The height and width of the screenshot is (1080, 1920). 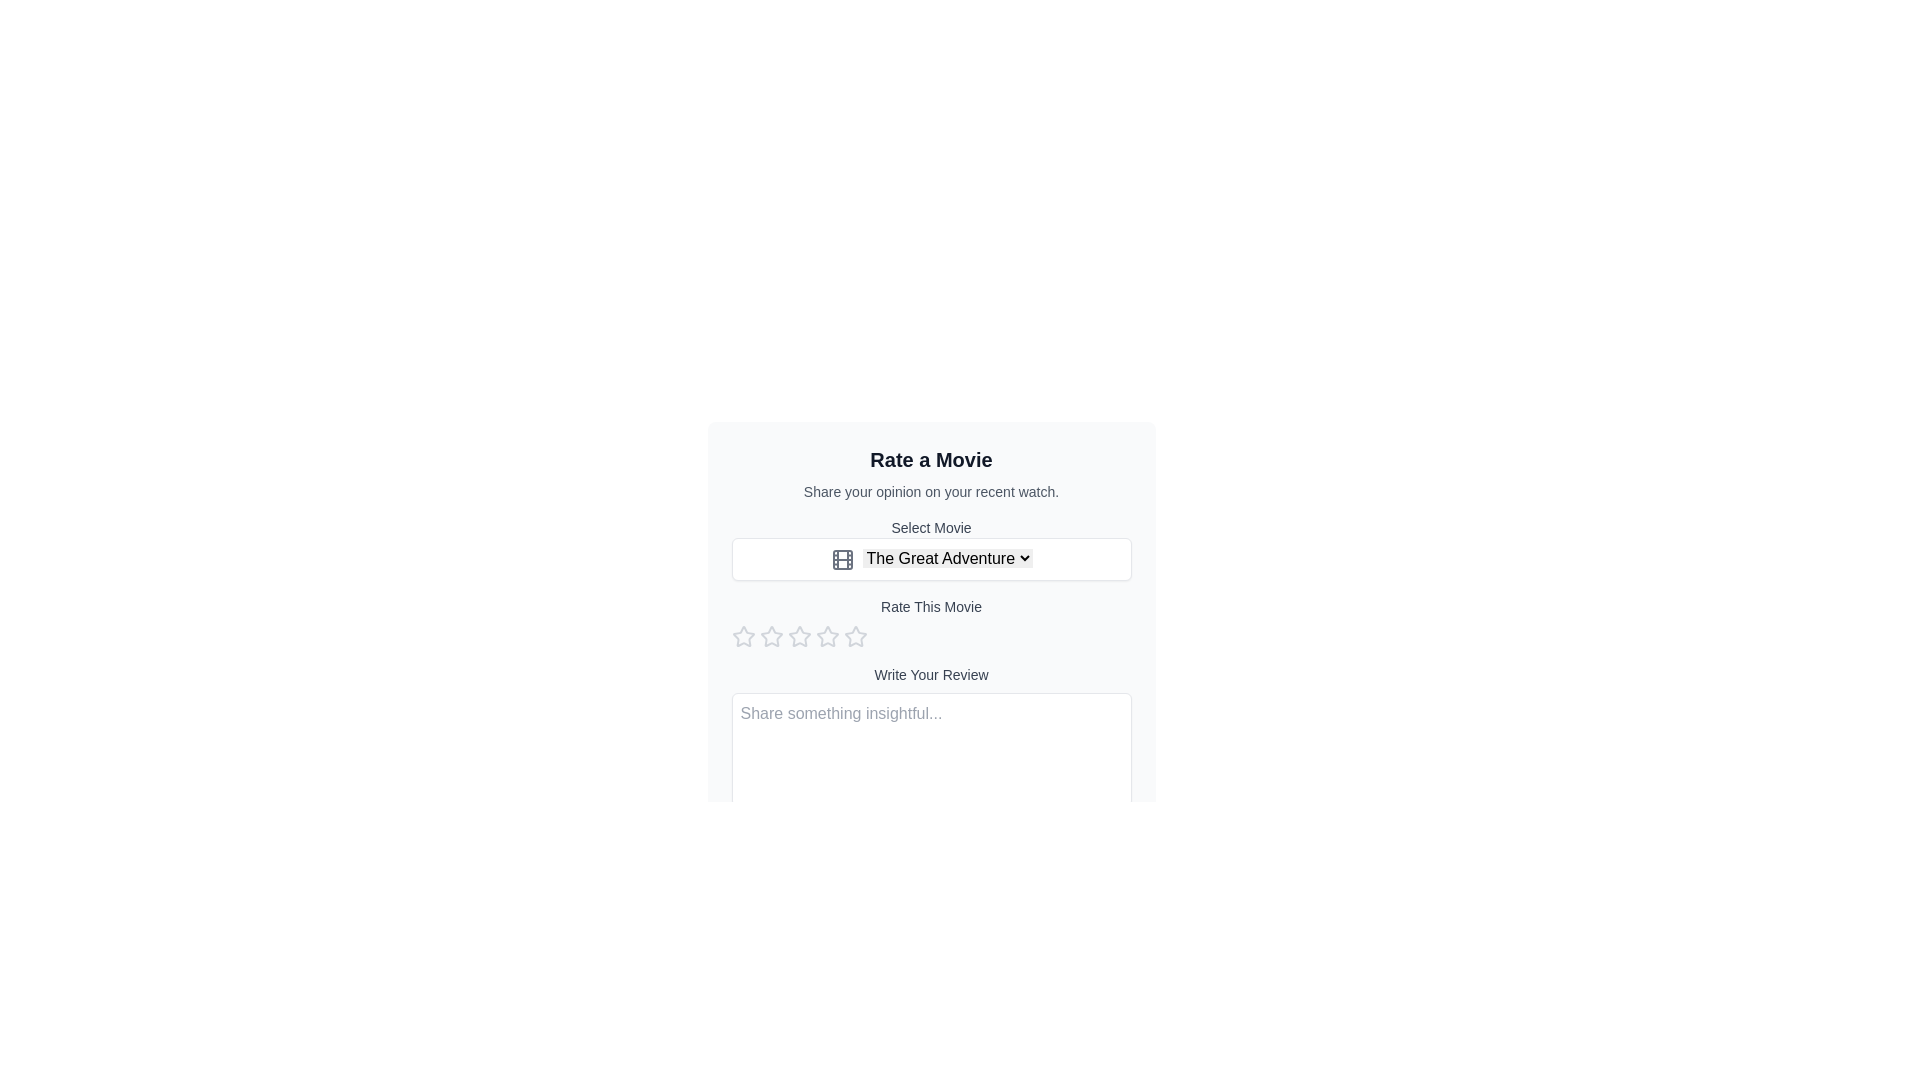 I want to click on the text label that says 'Rate This Movie', which is positioned above the star icons and below the 'Select Movie' dropdown menu, so click(x=930, y=621).